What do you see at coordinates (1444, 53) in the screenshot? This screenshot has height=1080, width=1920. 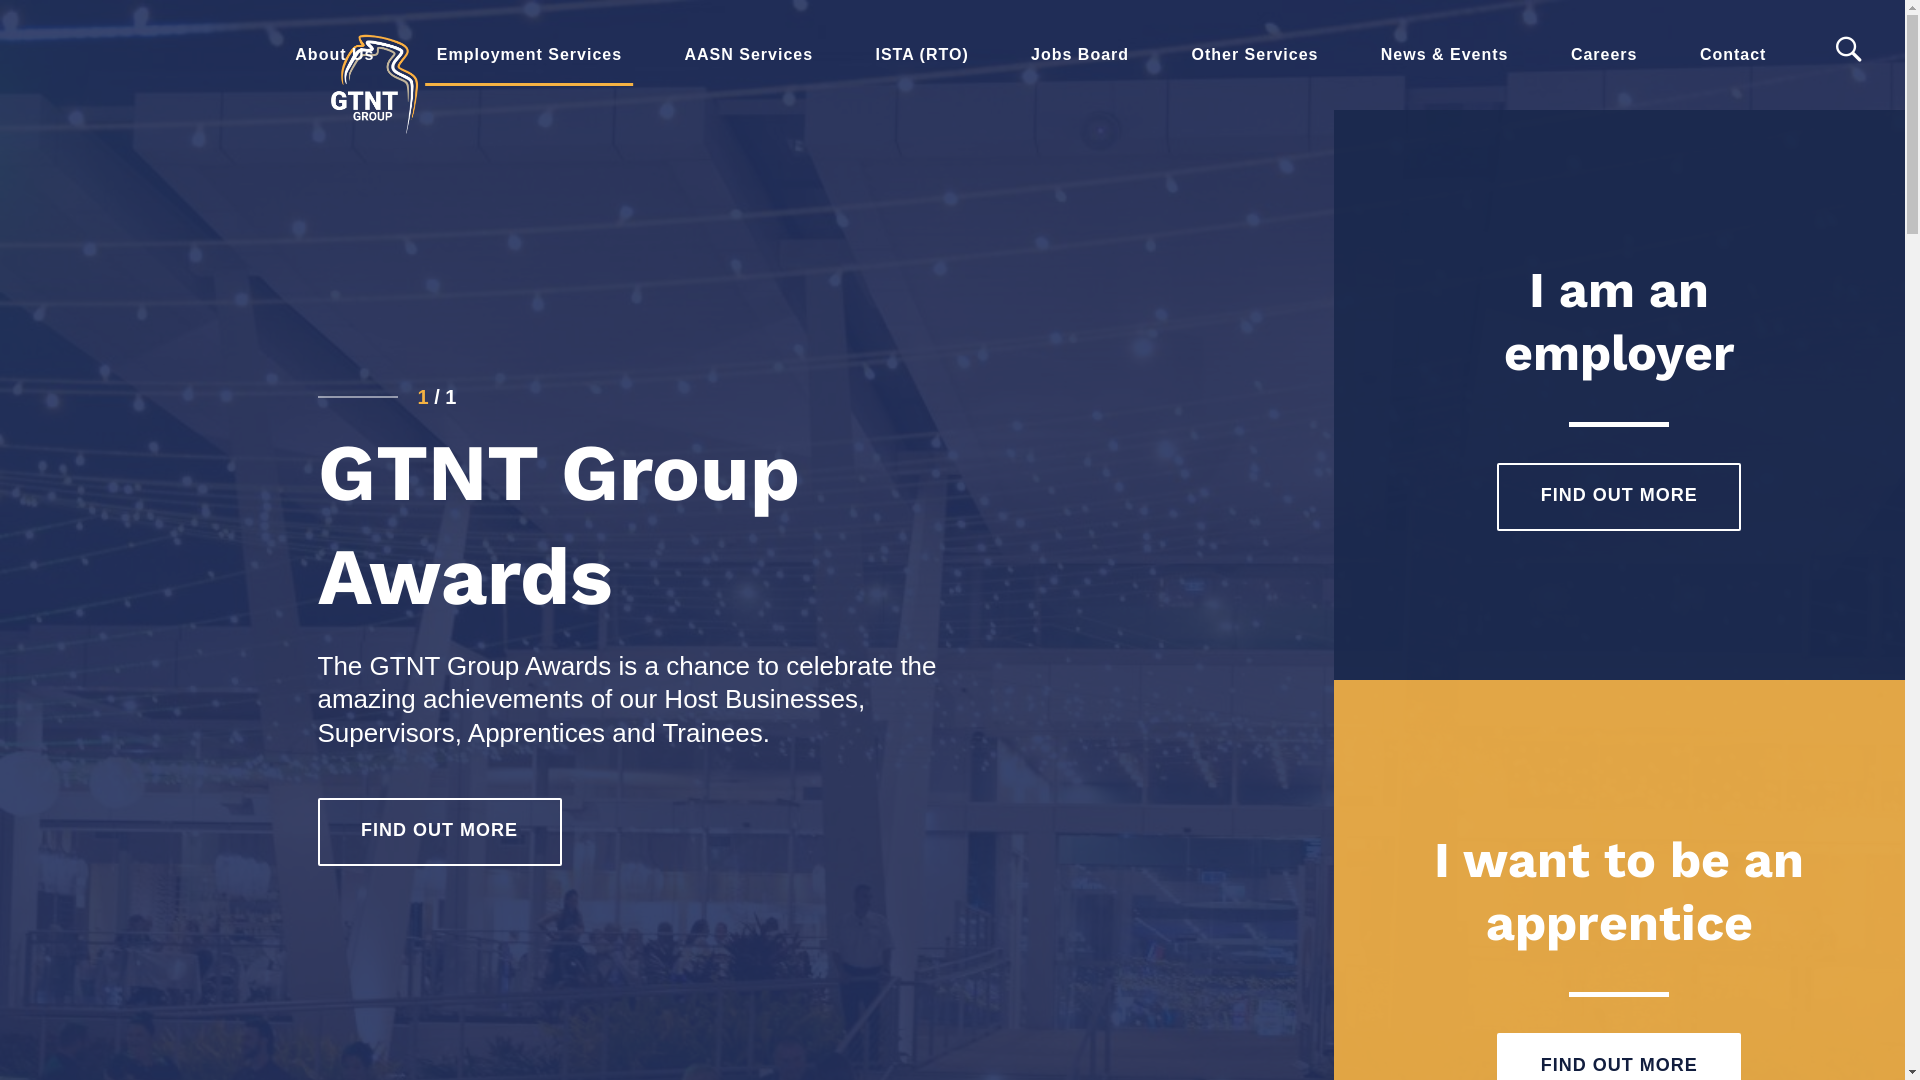 I see `'News & Events'` at bounding box center [1444, 53].